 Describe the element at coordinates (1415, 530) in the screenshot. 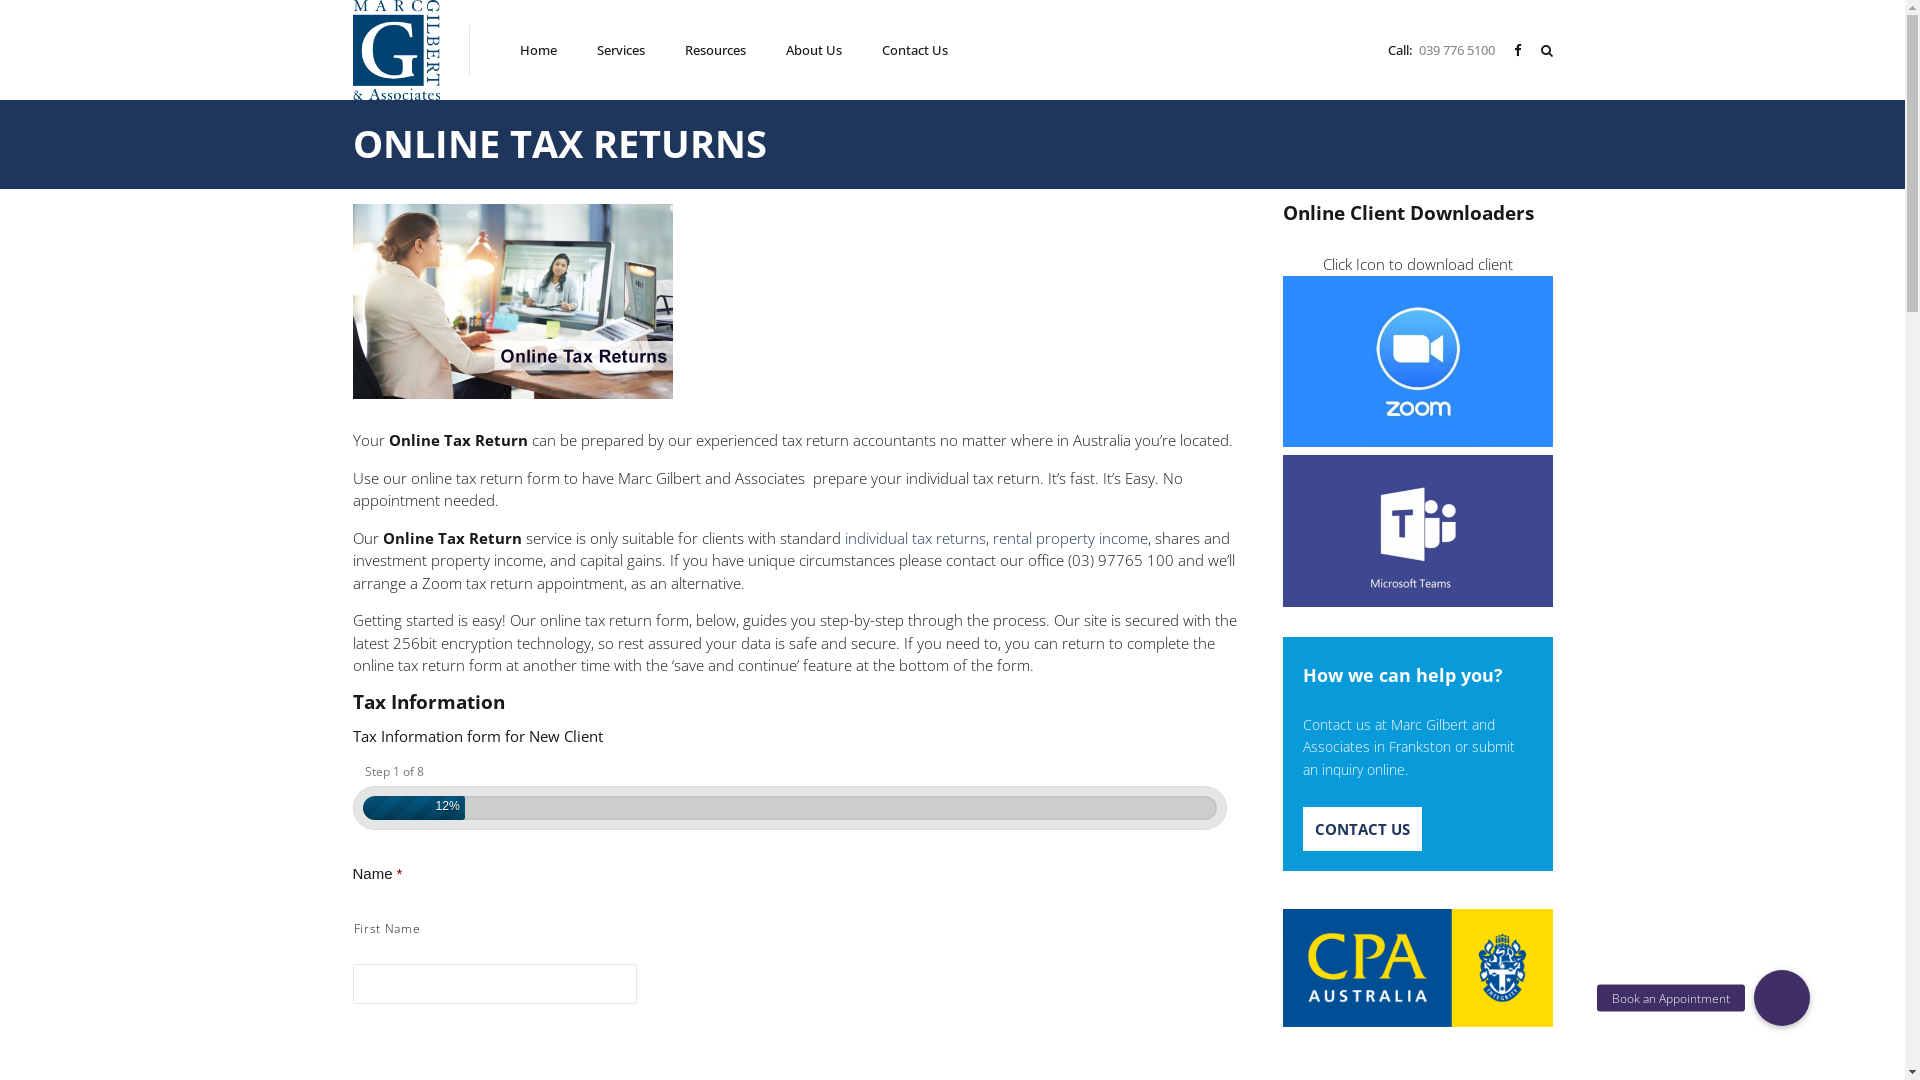

I see `'Teams'` at that location.